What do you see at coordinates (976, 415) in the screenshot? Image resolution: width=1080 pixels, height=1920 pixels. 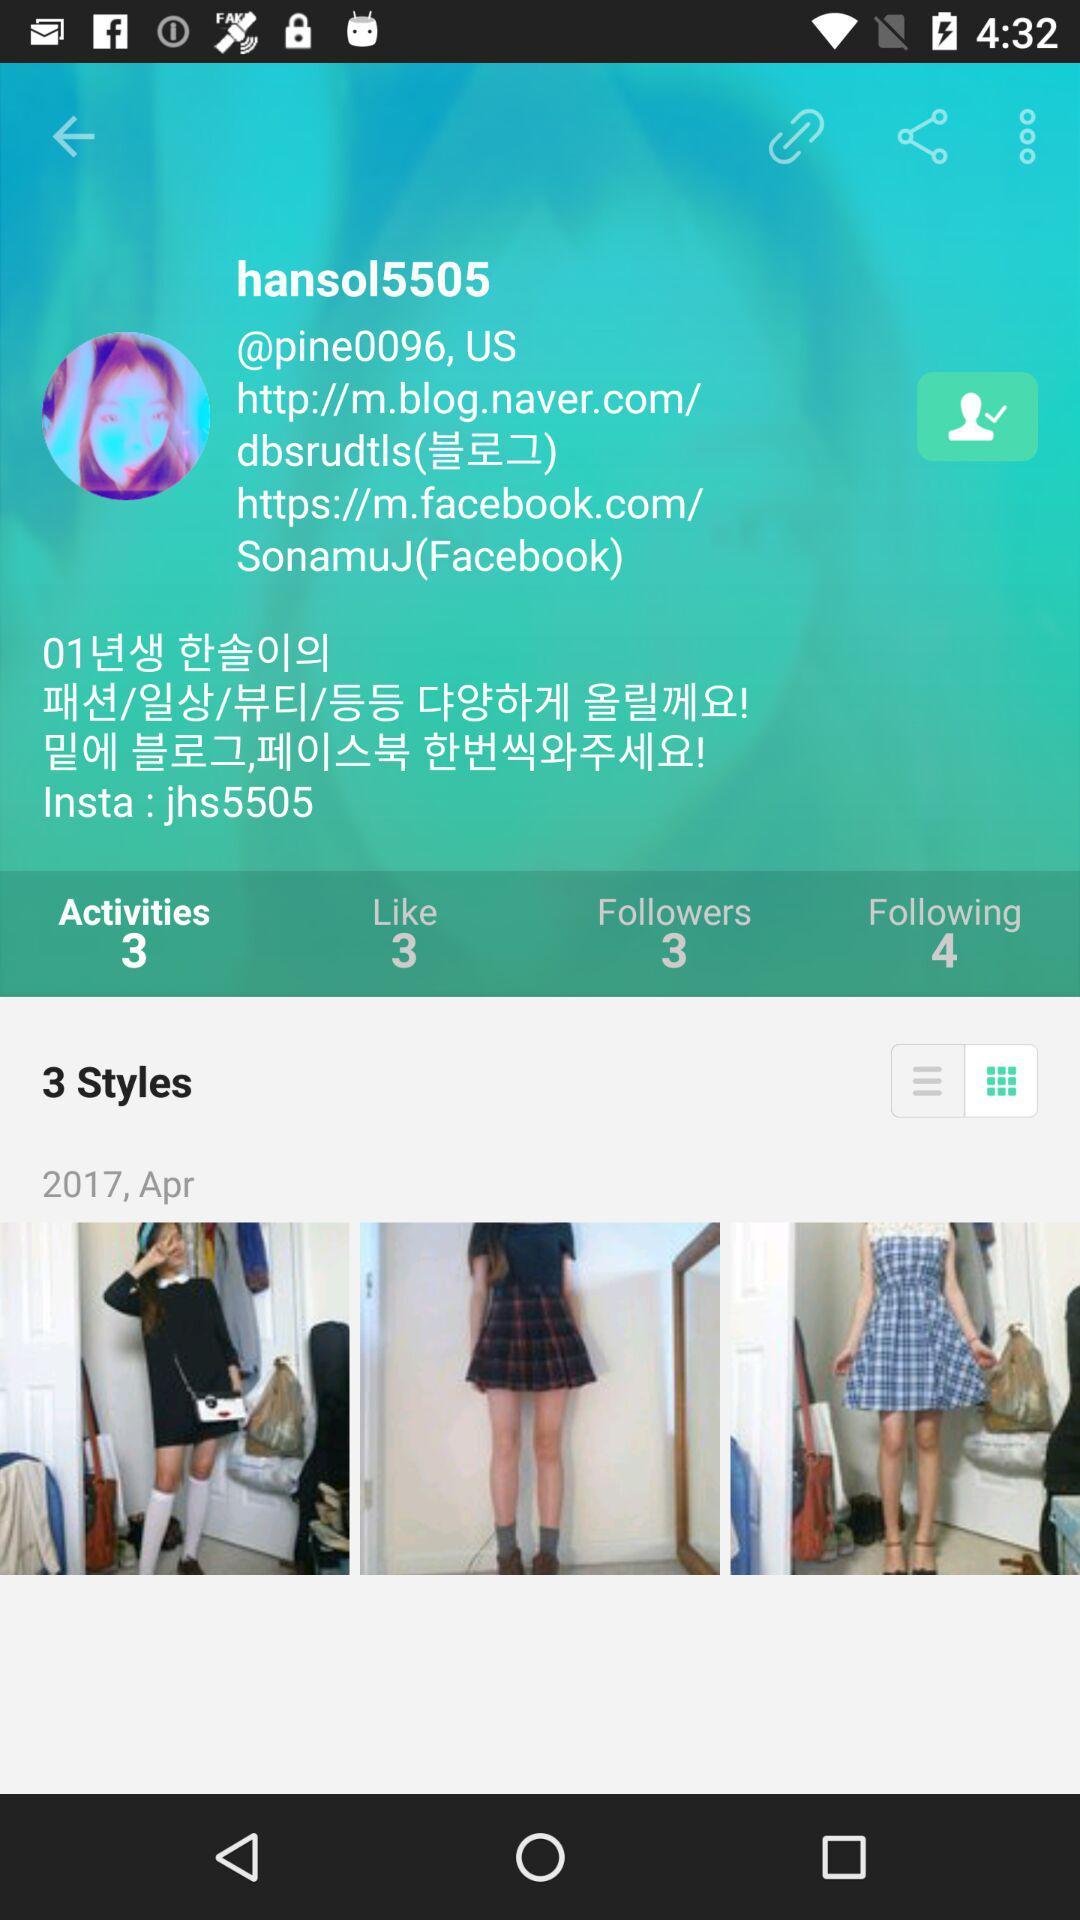 I see `following` at bounding box center [976, 415].